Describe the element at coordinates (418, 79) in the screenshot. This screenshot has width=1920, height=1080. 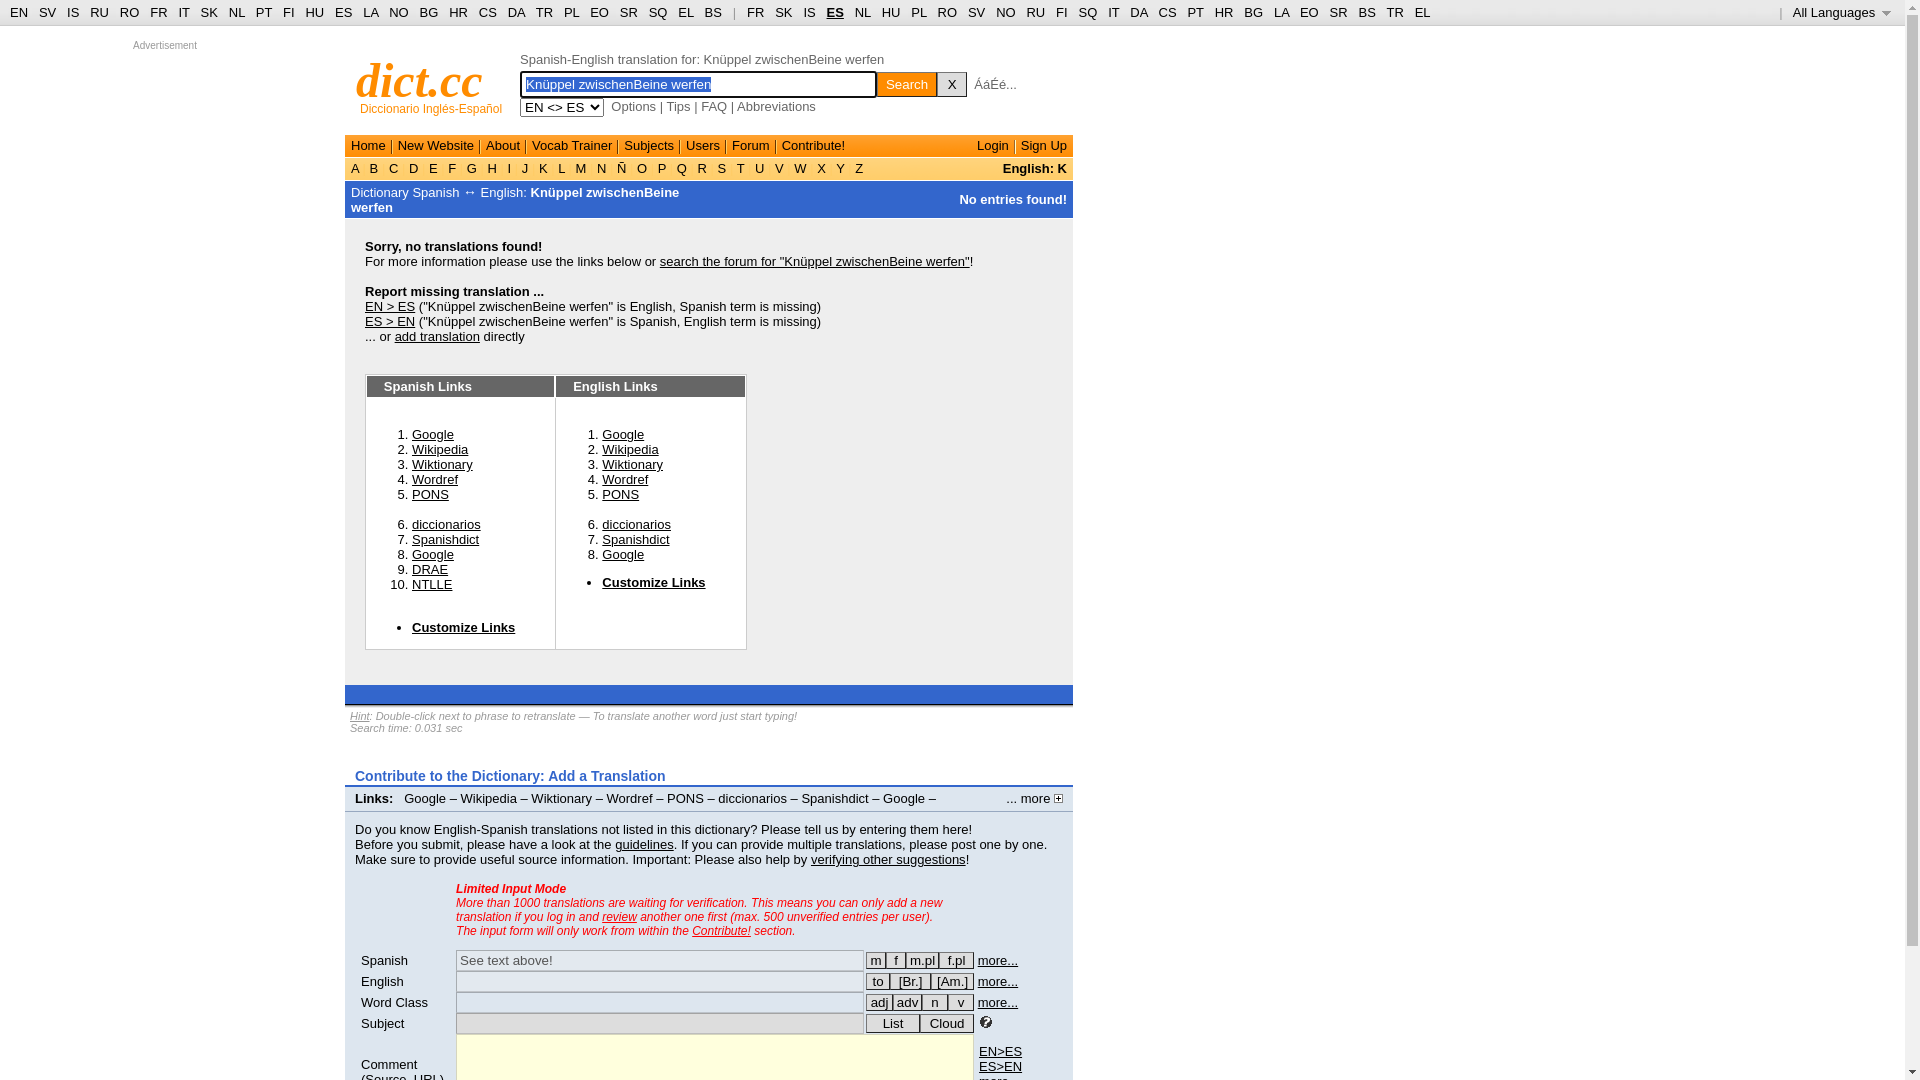
I see `'dict.cc'` at that location.